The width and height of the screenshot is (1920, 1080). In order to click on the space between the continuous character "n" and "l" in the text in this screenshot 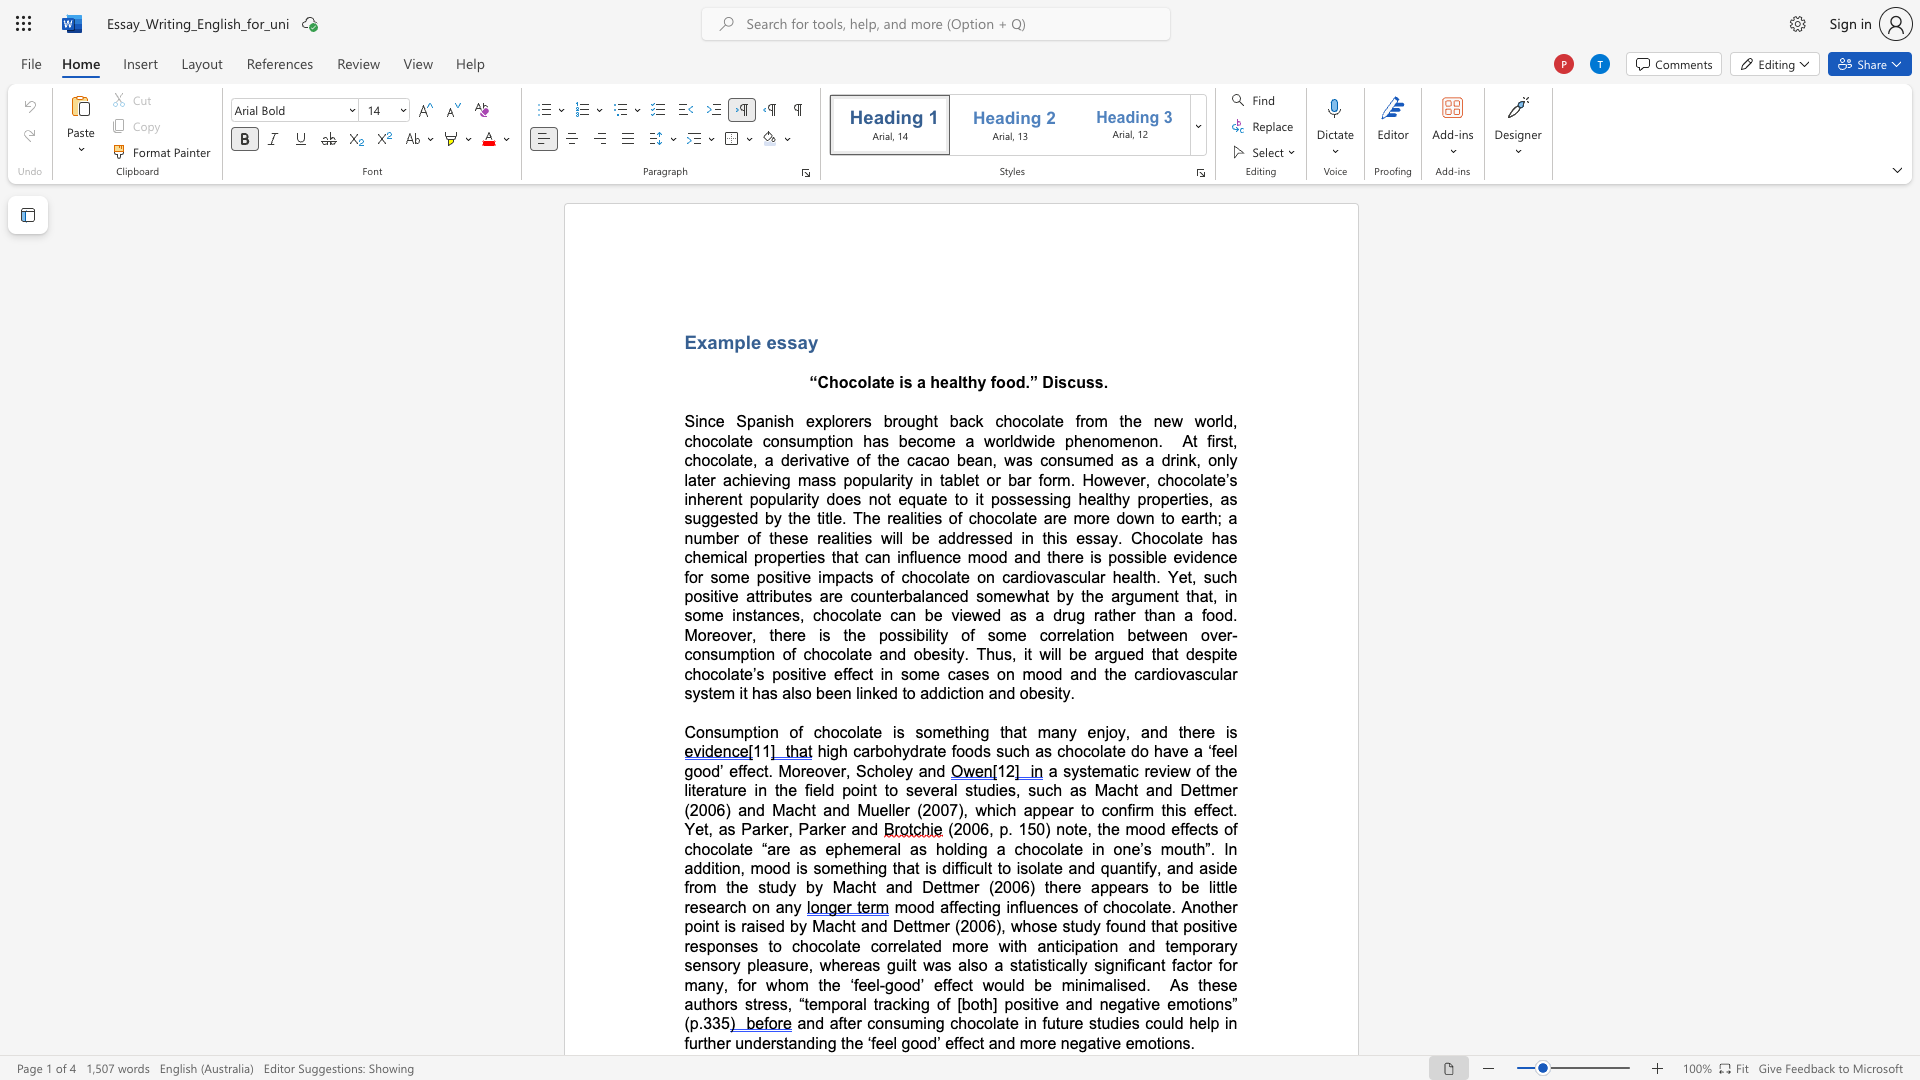, I will do `click(1223, 460)`.